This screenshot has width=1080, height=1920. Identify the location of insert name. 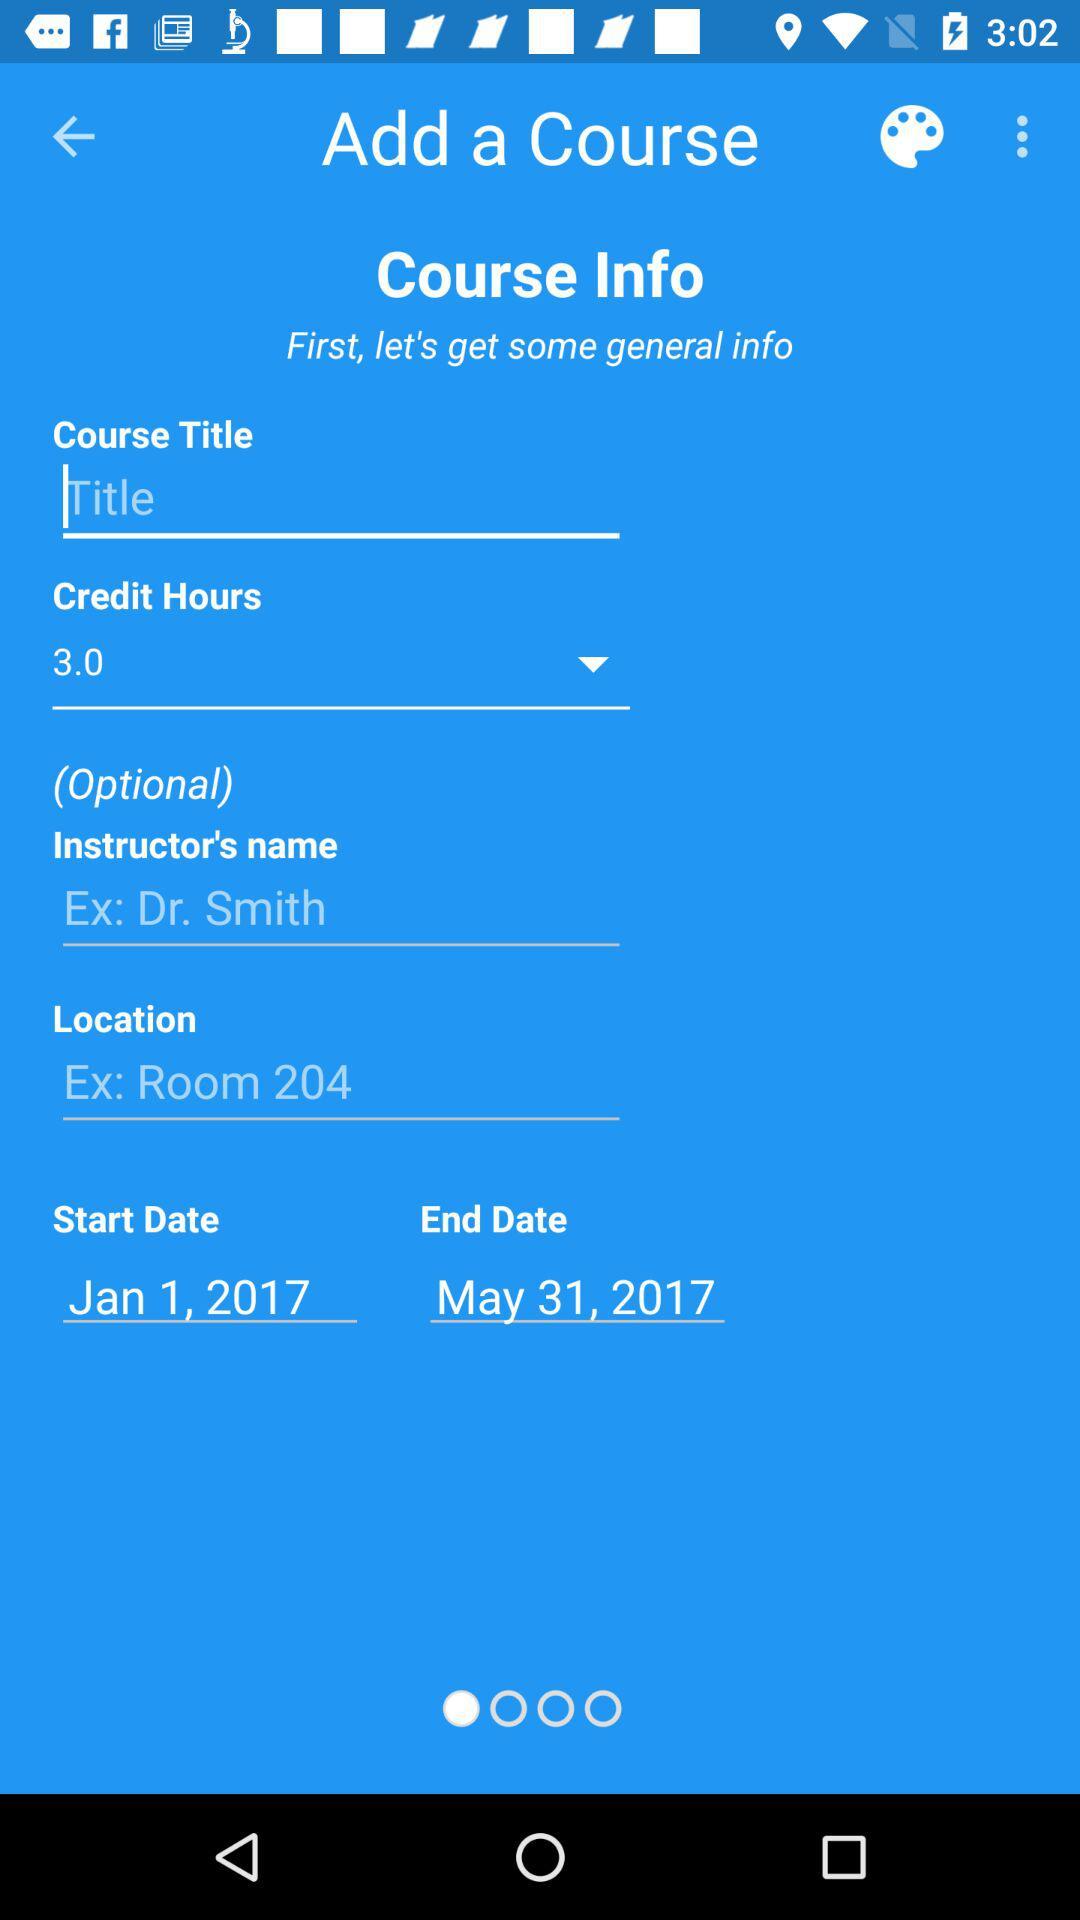
(340, 906).